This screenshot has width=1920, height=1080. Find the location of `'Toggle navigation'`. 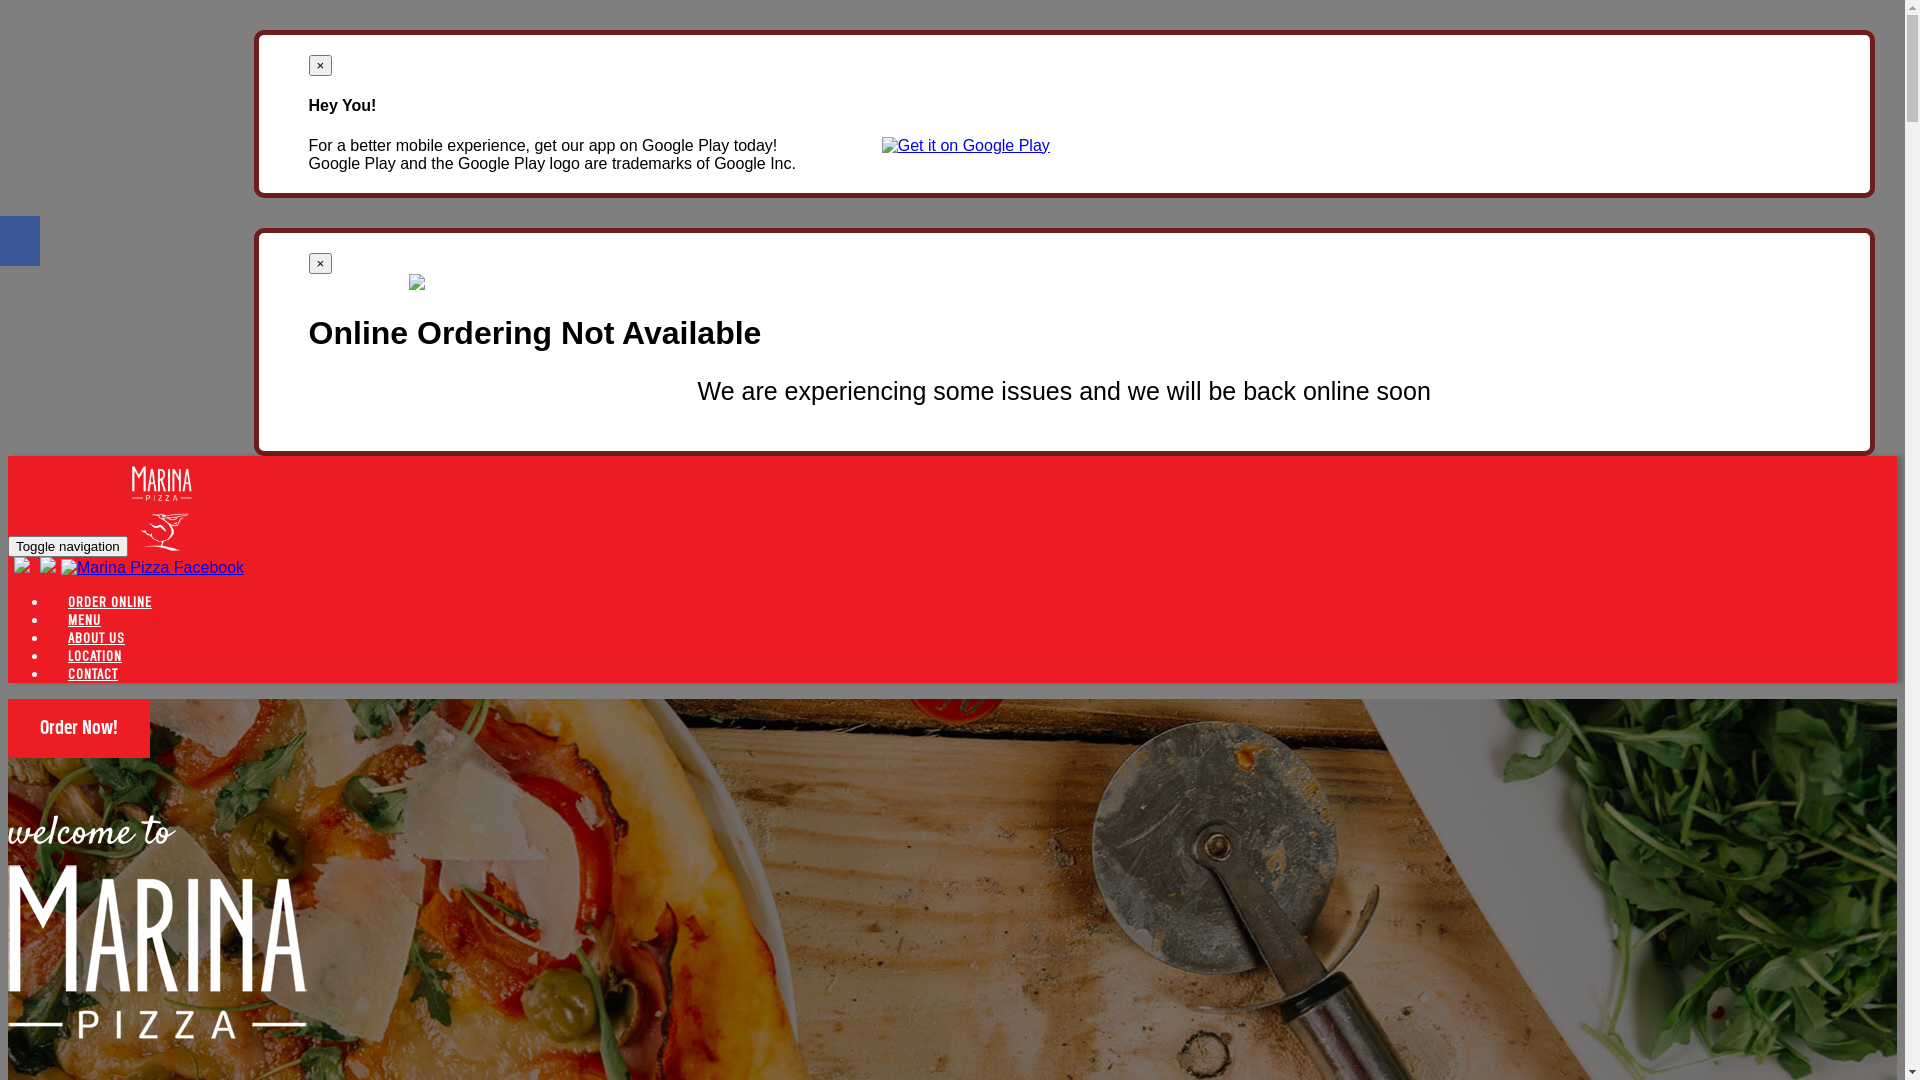

'Toggle navigation' is located at coordinates (8, 546).